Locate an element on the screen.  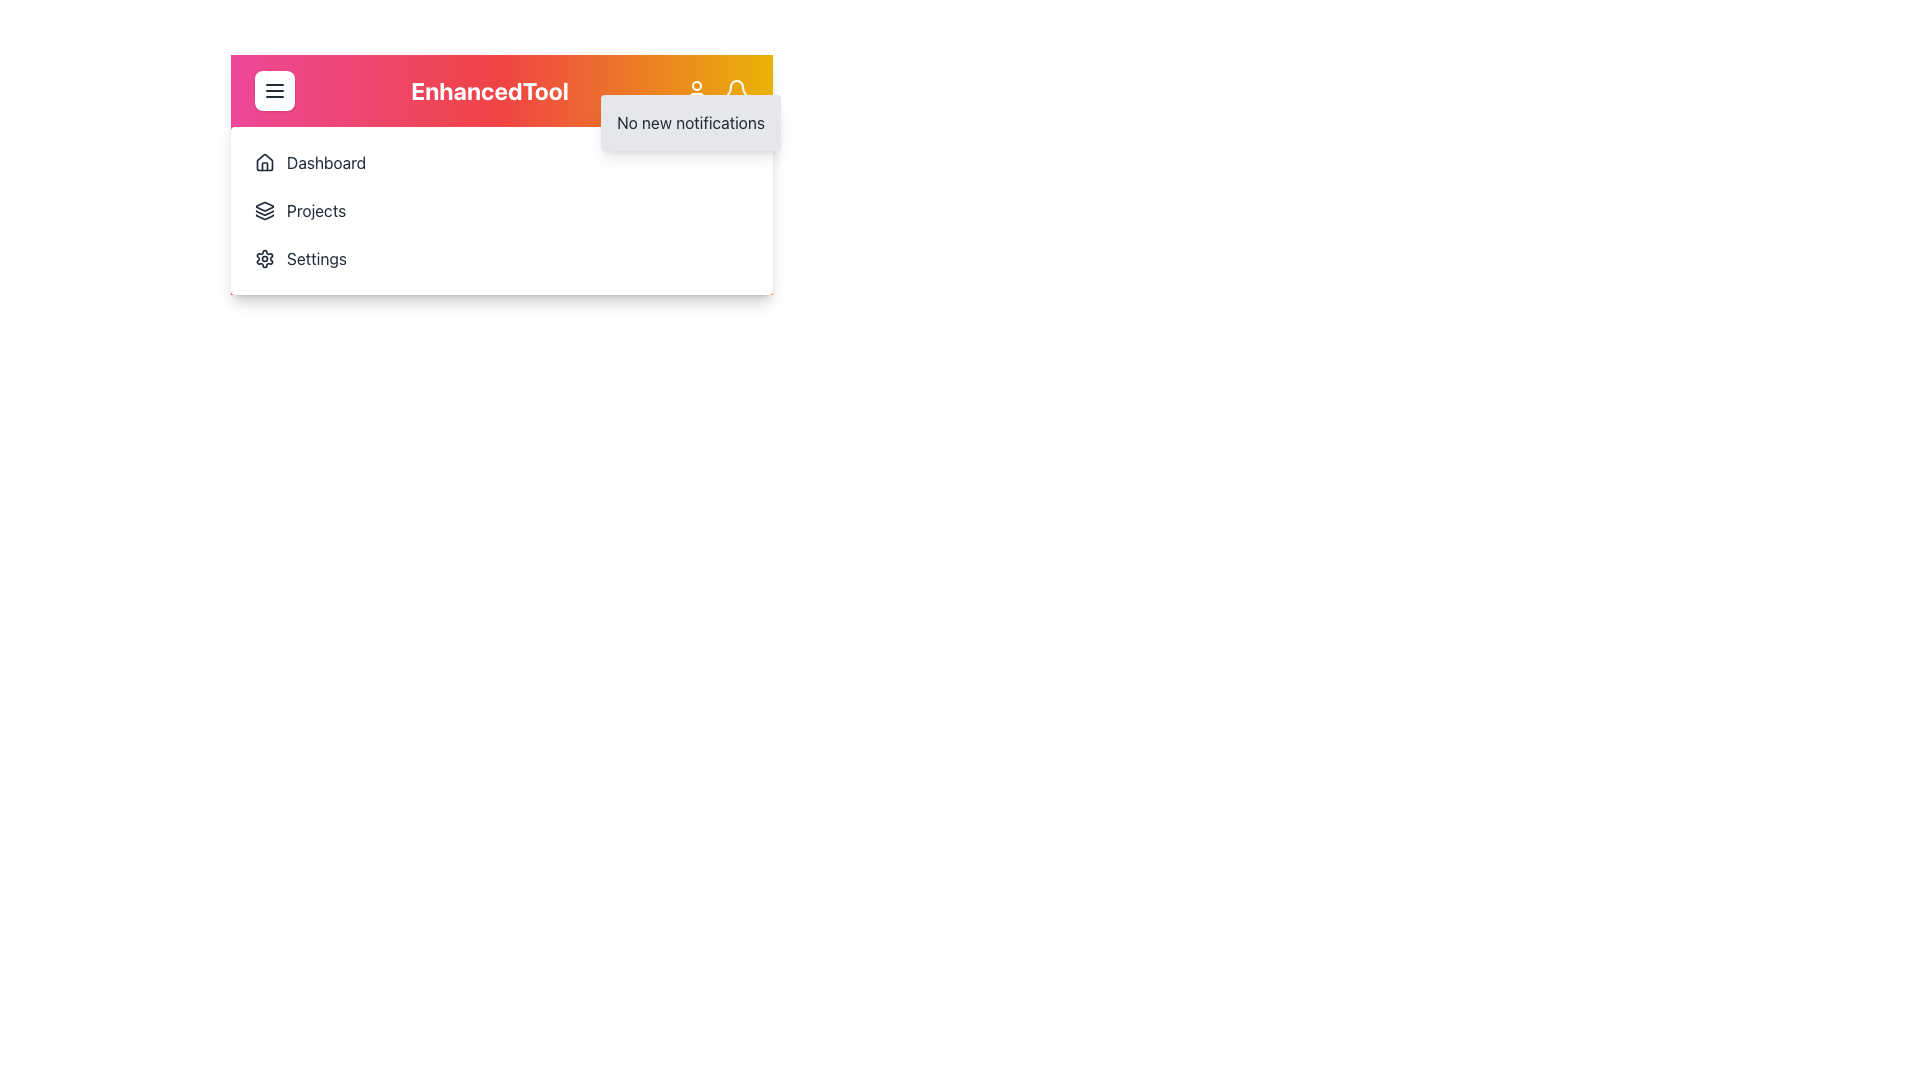
the multi-layered dark icon located to the left of the 'Projects' text in the navigation menu is located at coordinates (263, 211).